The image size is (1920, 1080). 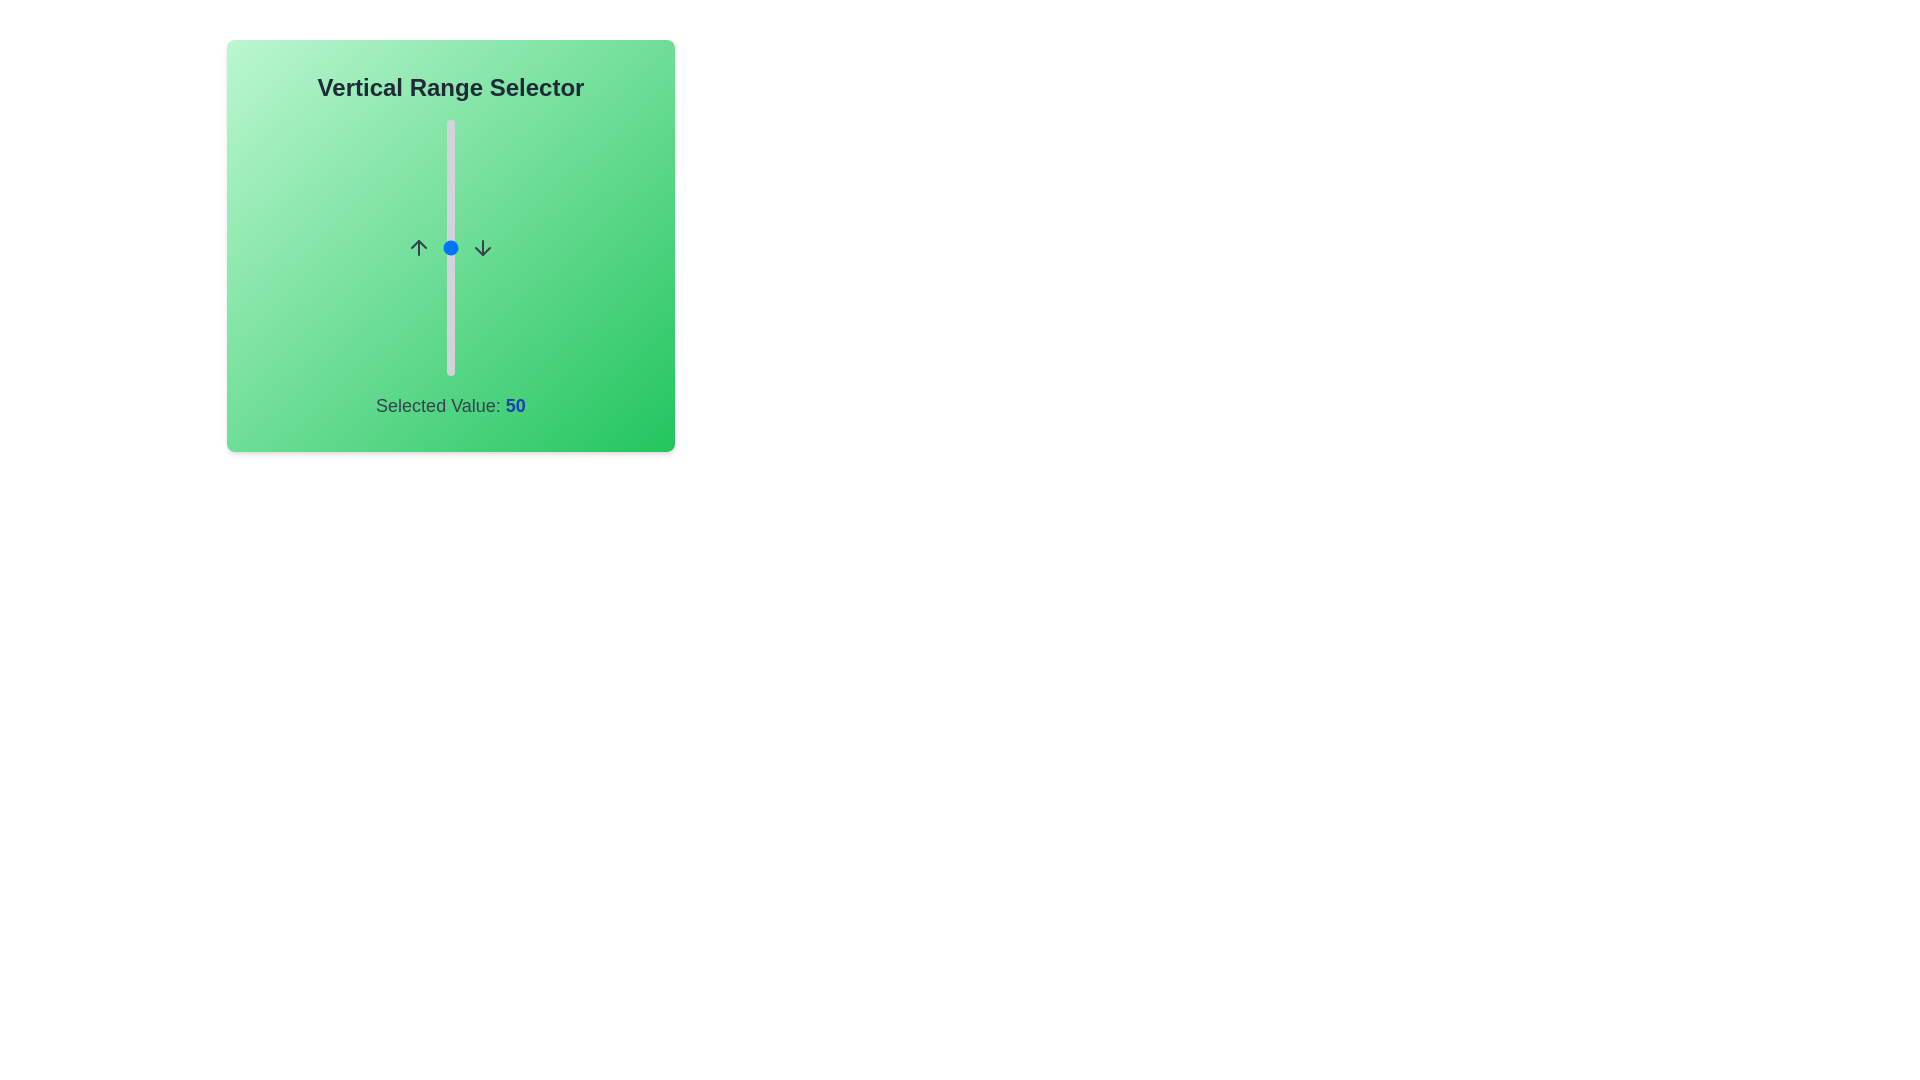 What do you see at coordinates (483, 246) in the screenshot?
I see `the down arrow icon to adjust the range value` at bounding box center [483, 246].